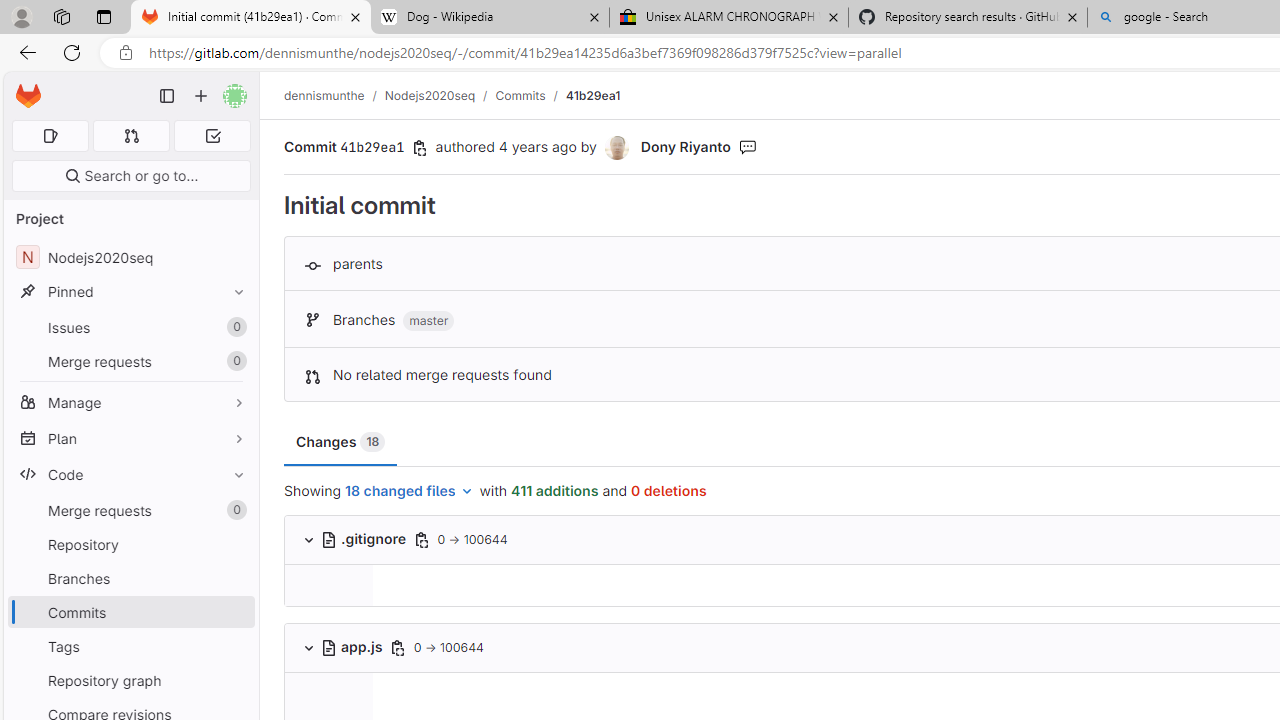 The height and width of the screenshot is (720, 1280). Describe the element at coordinates (201, 96) in the screenshot. I see `'Create new...'` at that location.